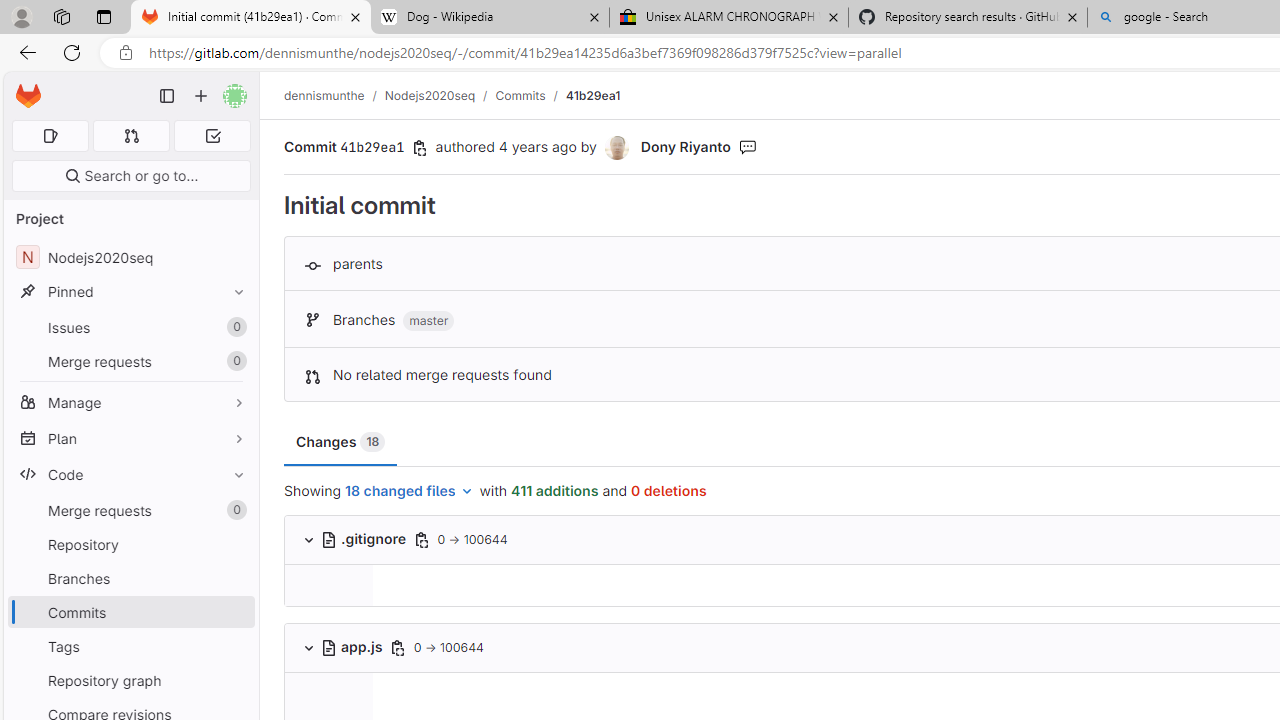 The height and width of the screenshot is (720, 1280). Describe the element at coordinates (201, 96) in the screenshot. I see `'Create new...'` at that location.